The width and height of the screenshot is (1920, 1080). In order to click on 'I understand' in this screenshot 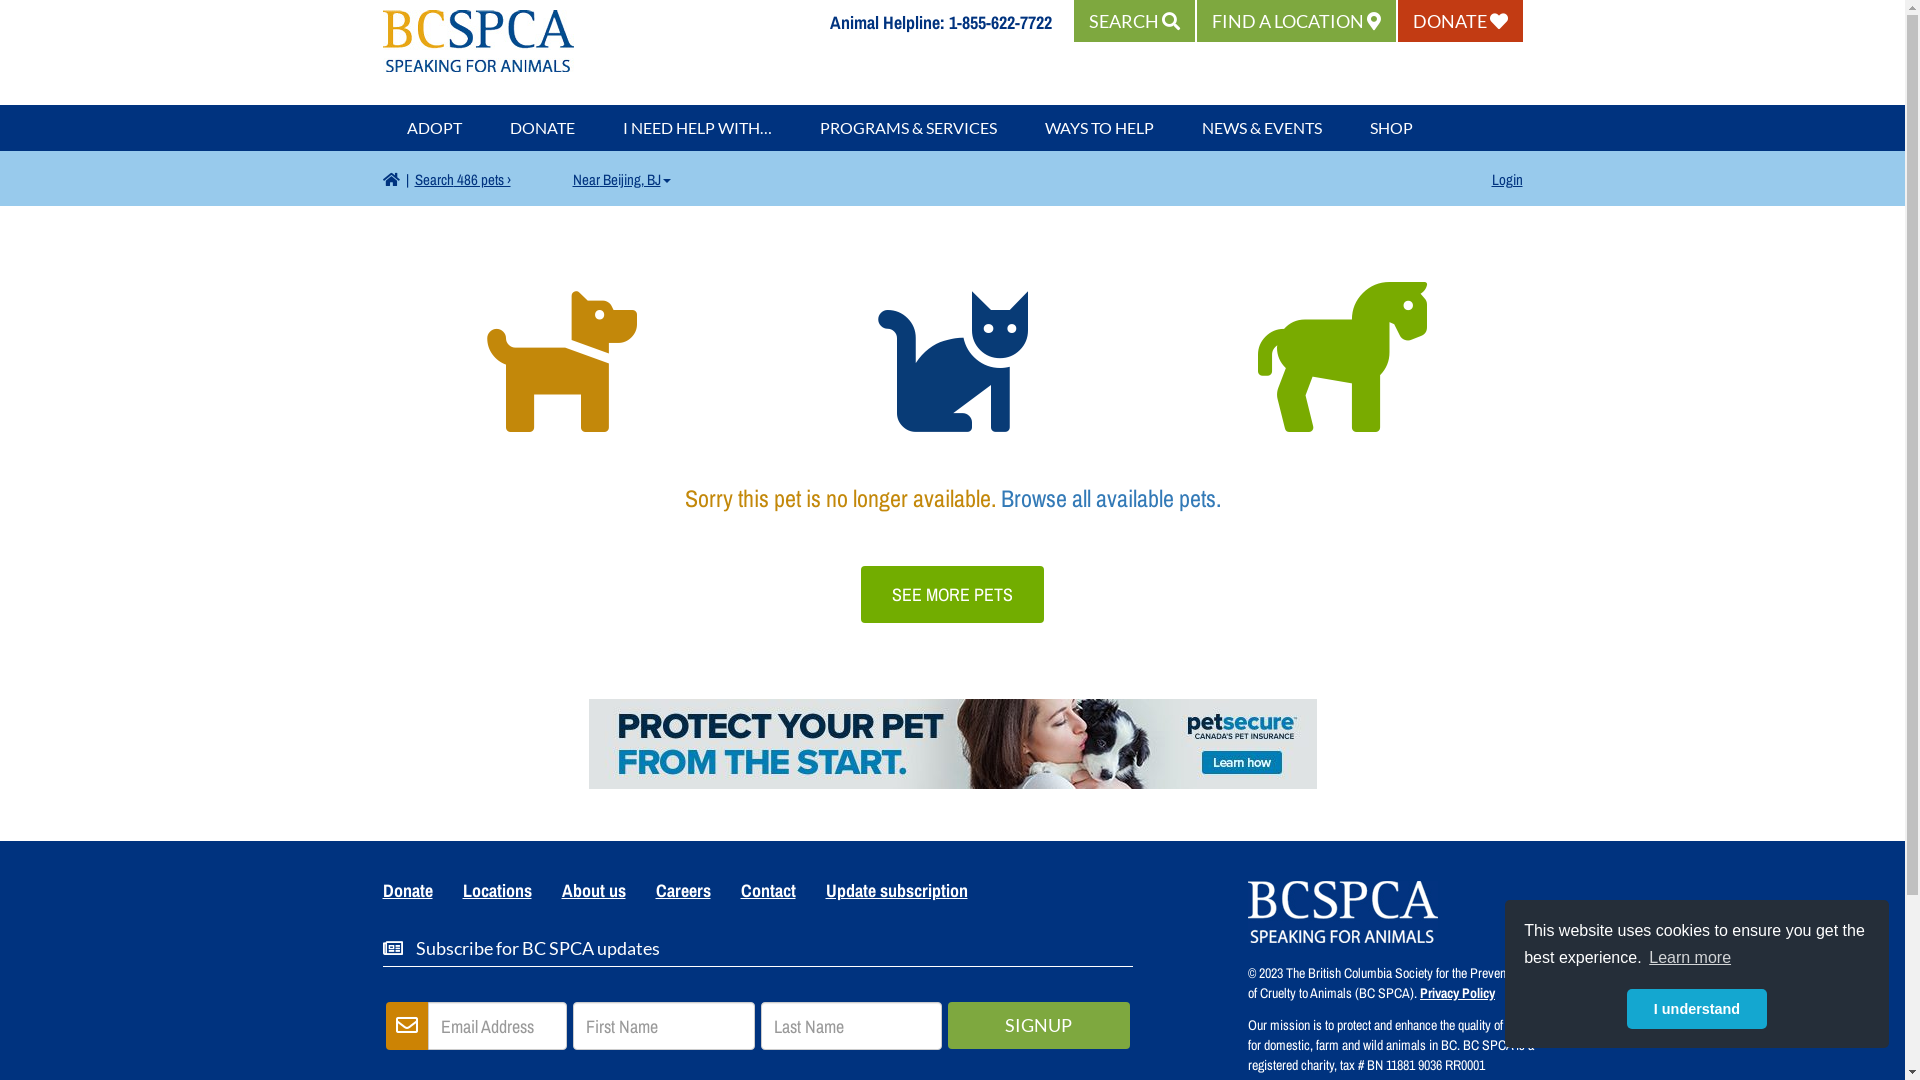, I will do `click(1627, 1009)`.